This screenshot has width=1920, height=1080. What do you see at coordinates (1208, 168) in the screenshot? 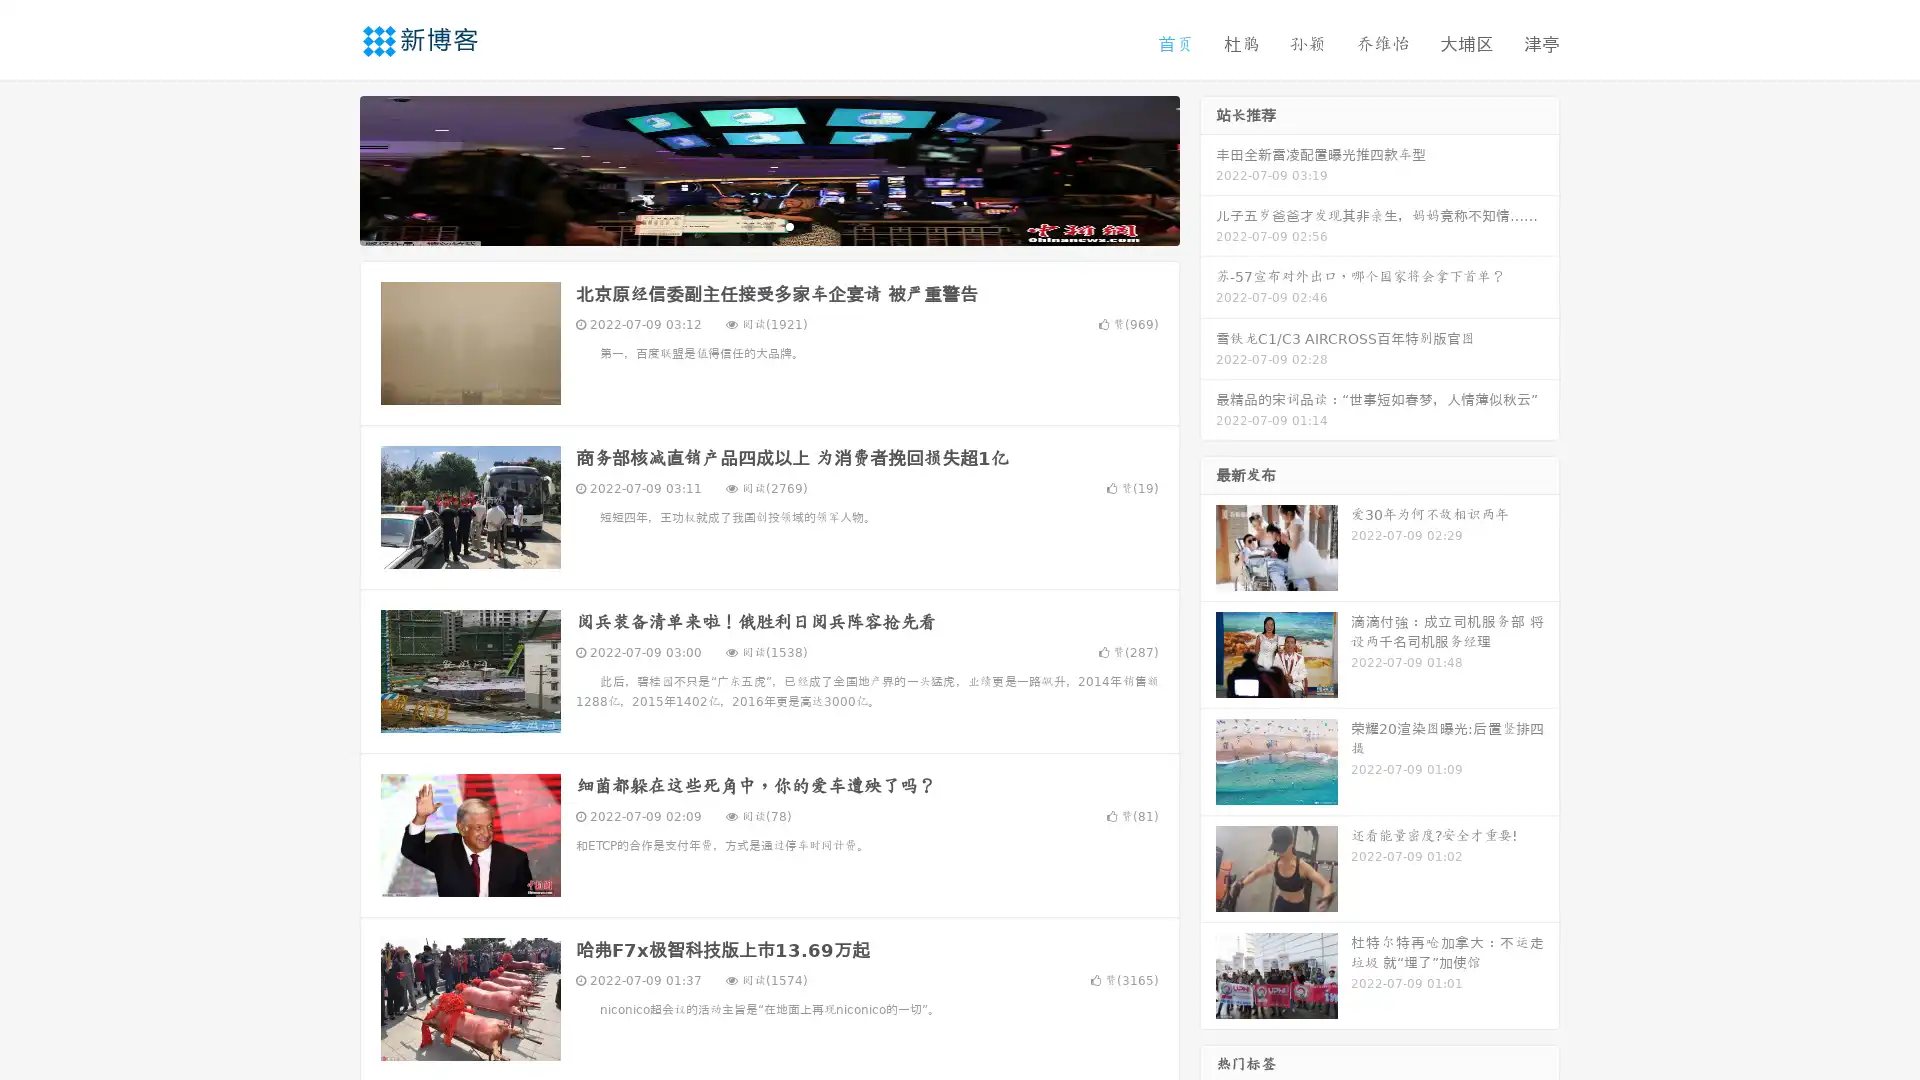
I see `Next slide` at bounding box center [1208, 168].